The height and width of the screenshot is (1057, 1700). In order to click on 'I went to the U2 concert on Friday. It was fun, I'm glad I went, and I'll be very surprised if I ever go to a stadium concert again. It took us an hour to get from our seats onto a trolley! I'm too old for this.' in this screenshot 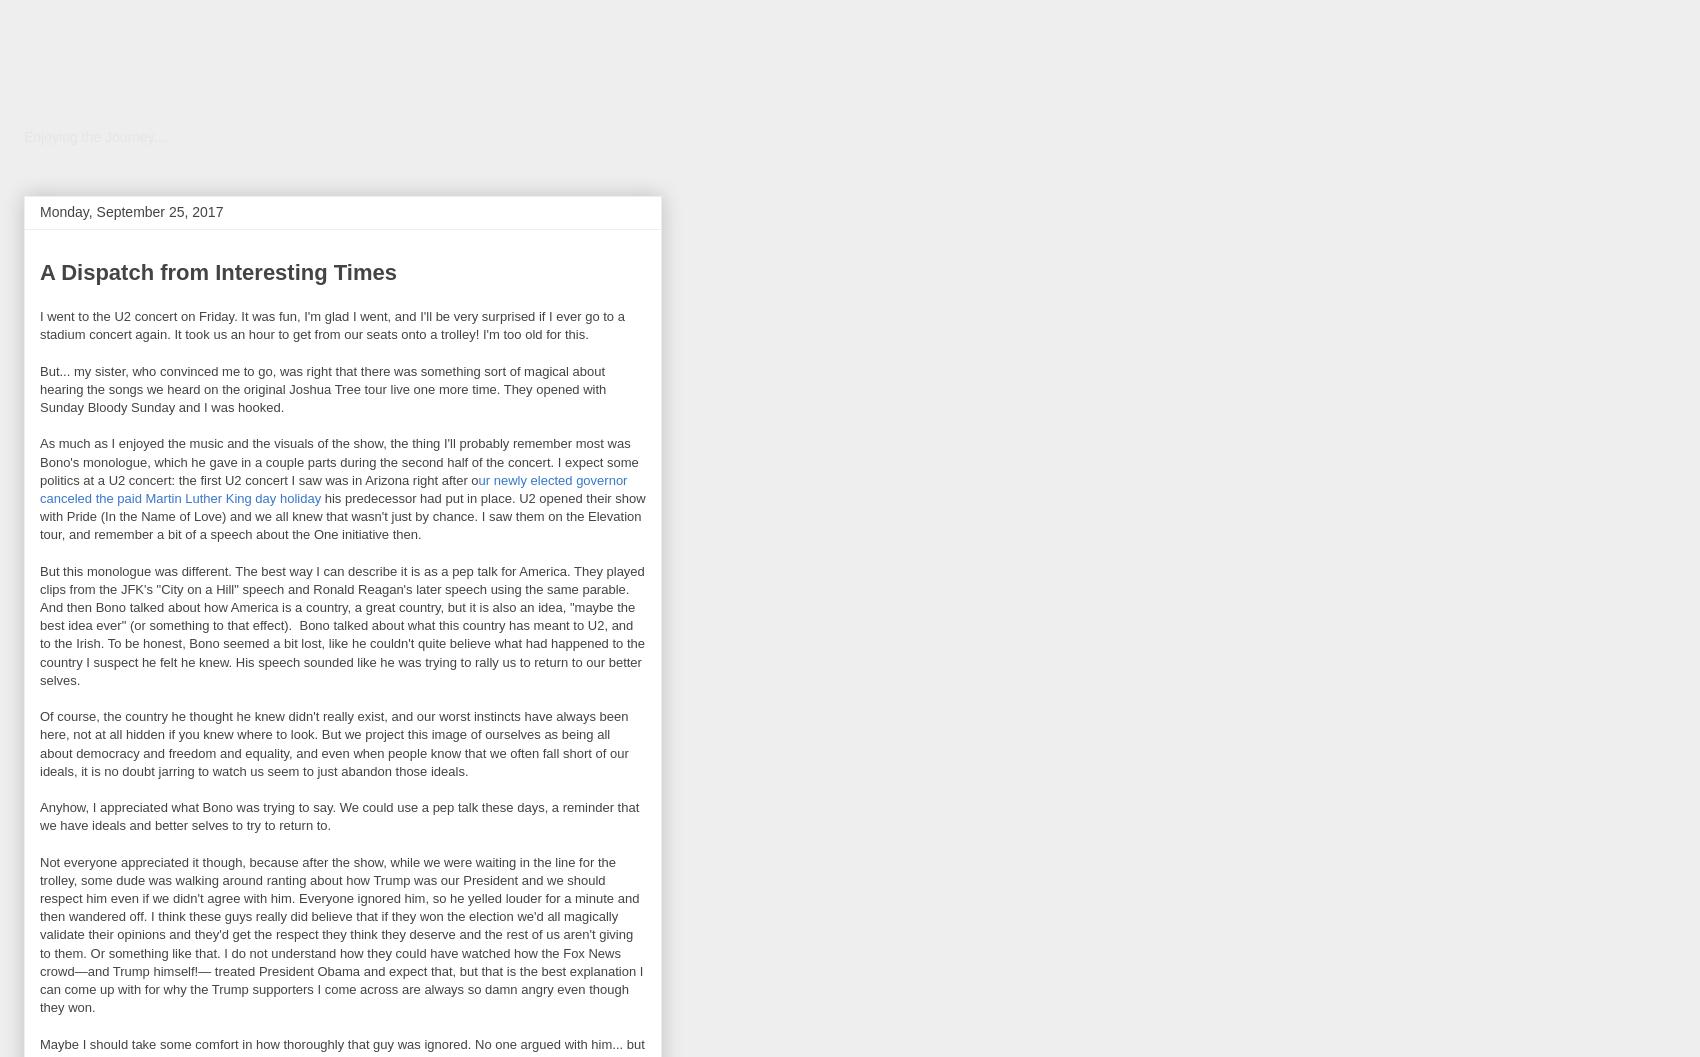, I will do `click(39, 325)`.